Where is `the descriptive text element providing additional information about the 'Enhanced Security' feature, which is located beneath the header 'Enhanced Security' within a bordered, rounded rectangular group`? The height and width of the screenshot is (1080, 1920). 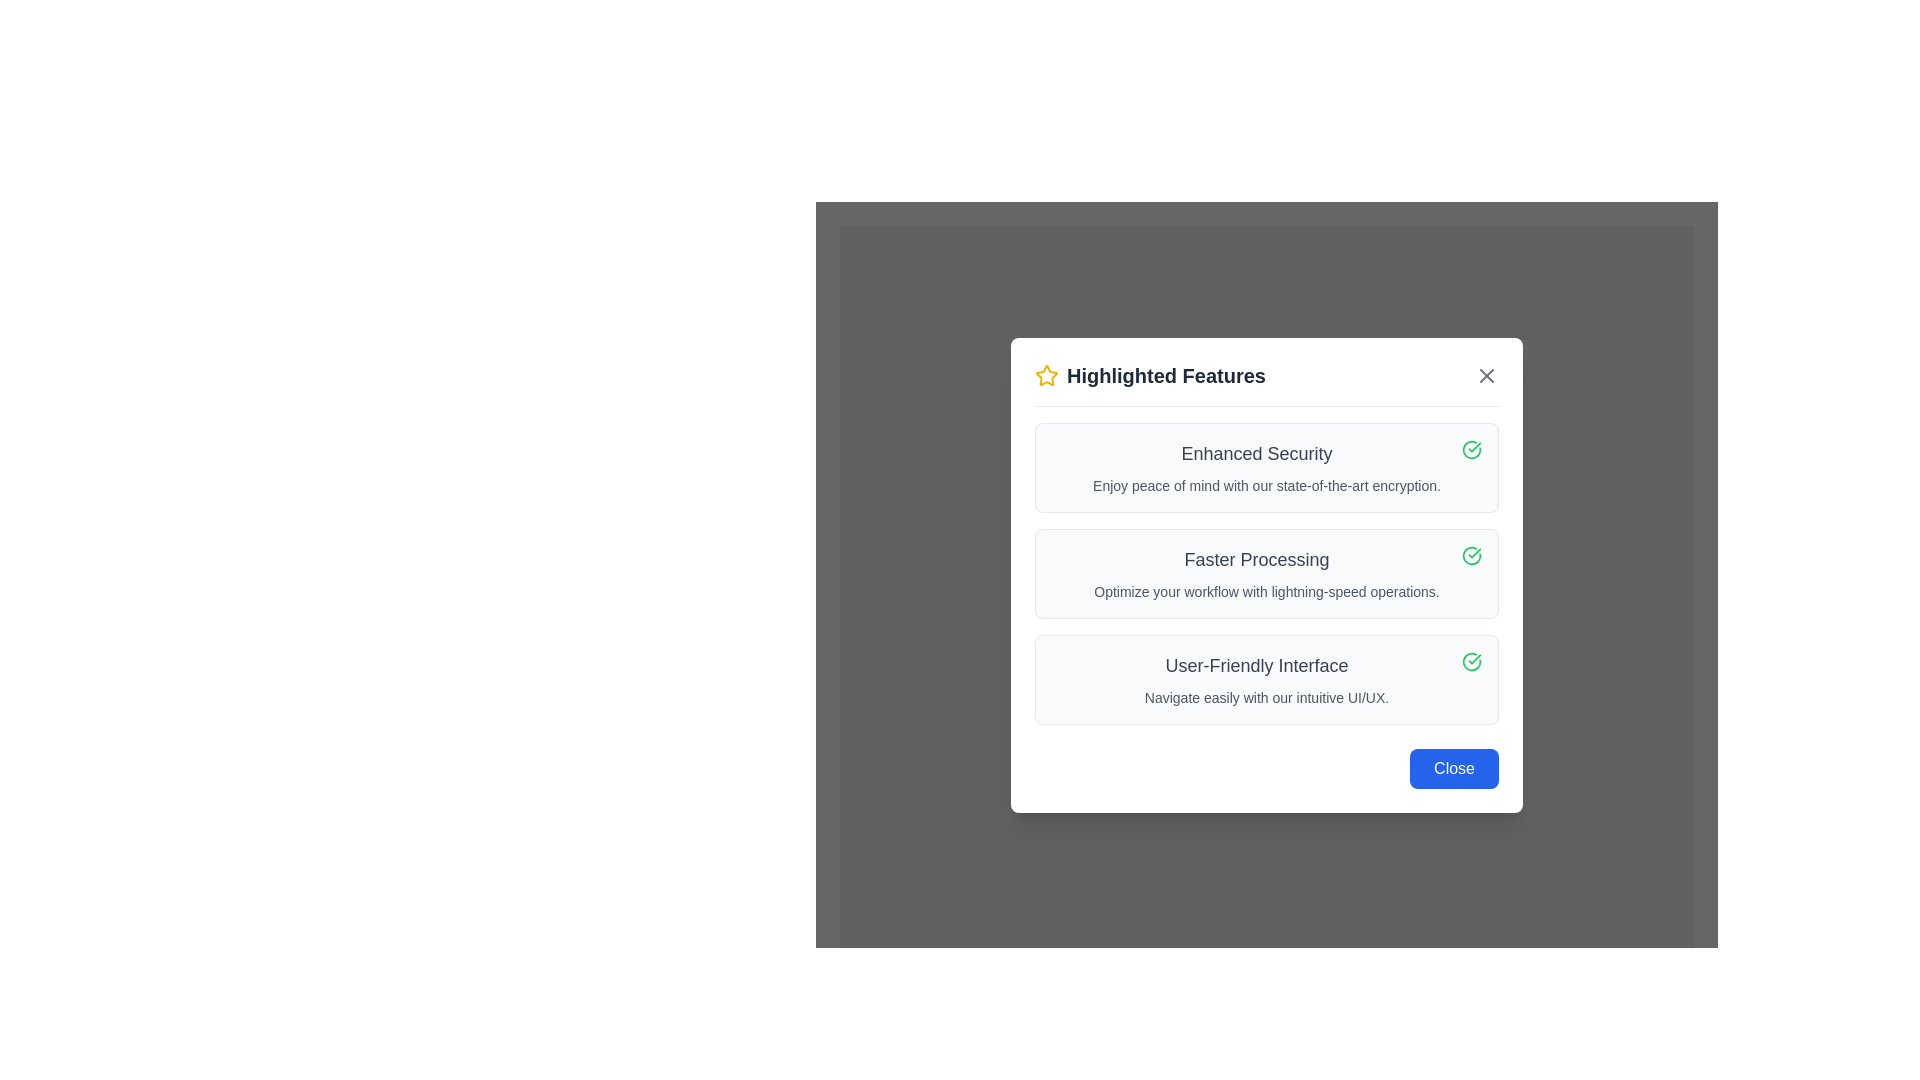 the descriptive text element providing additional information about the 'Enhanced Security' feature, which is located beneath the header 'Enhanced Security' within a bordered, rounded rectangular group is located at coordinates (1266, 485).